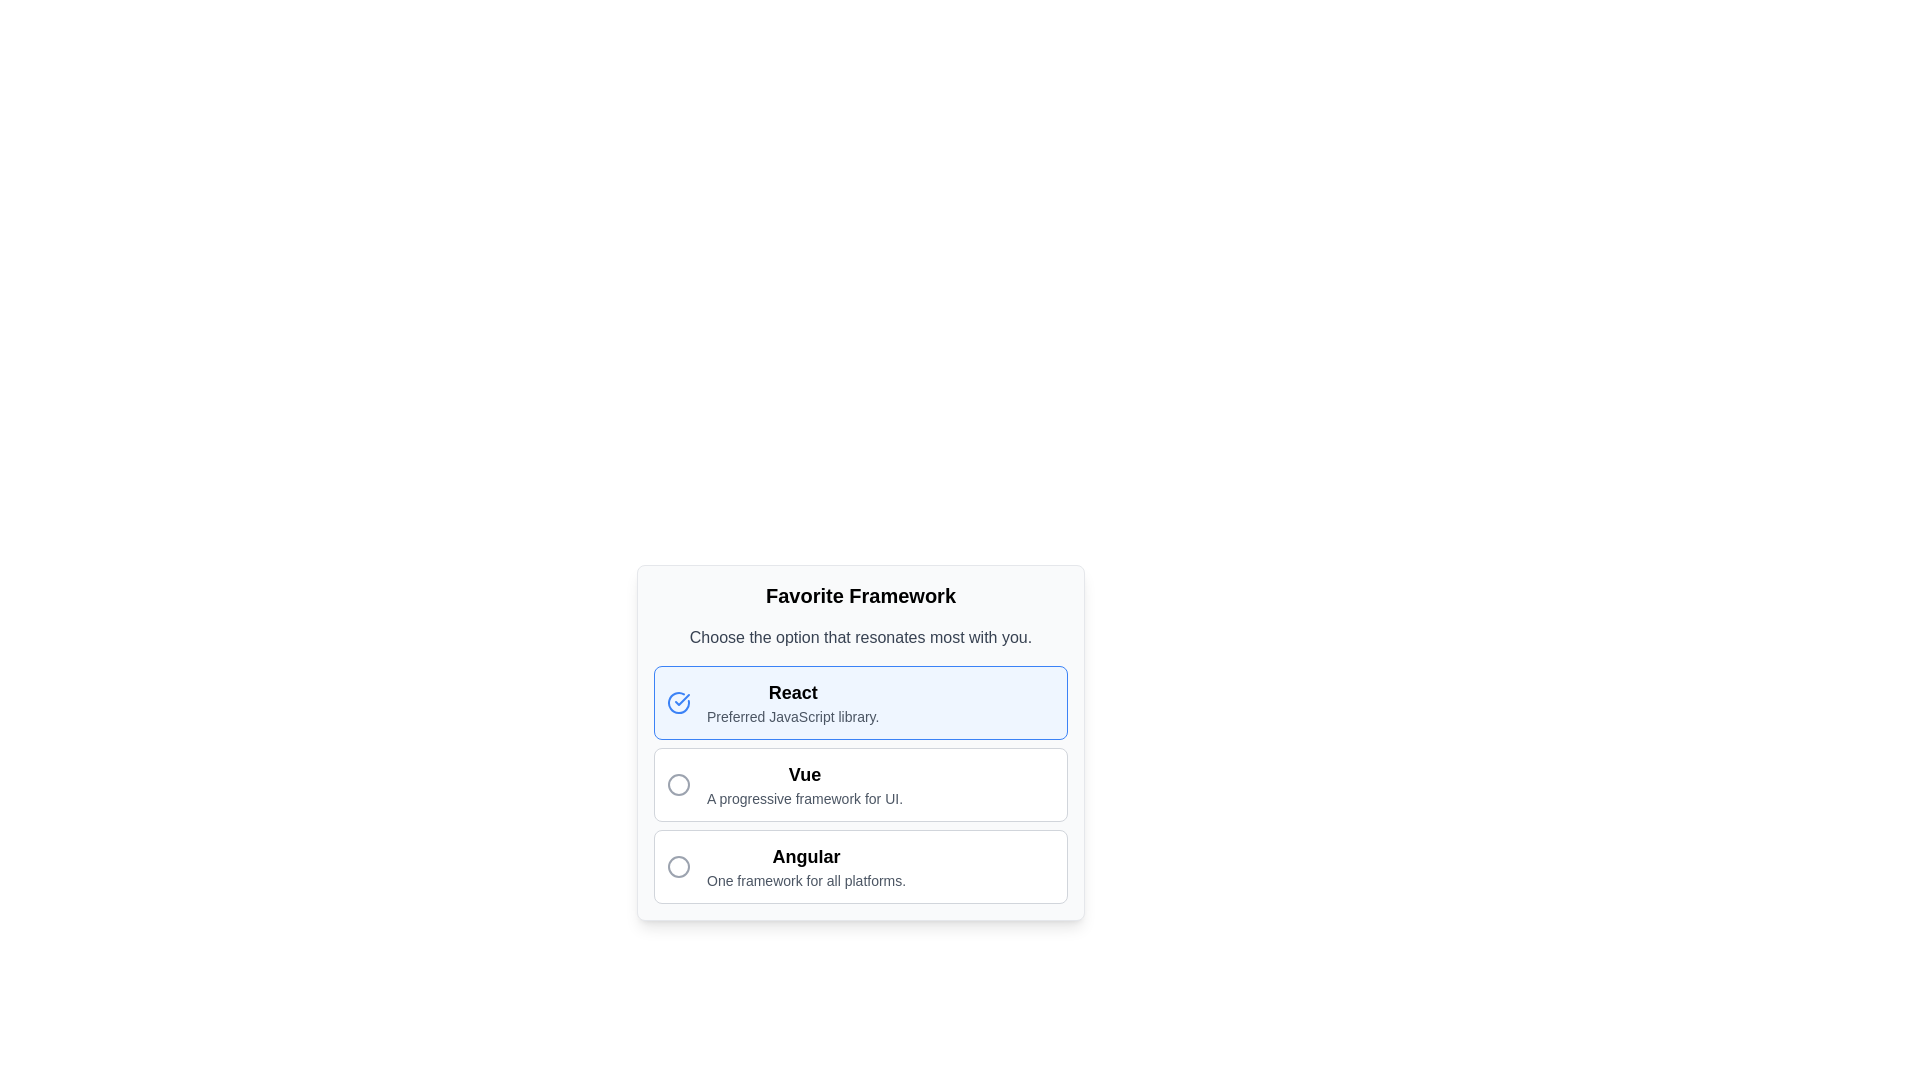 The height and width of the screenshot is (1080, 1920). Describe the element at coordinates (806, 866) in the screenshot. I see `the selectable card representing the Angular framework, which is the third option in the list of frameworks under 'Favorite Framework.'` at that location.